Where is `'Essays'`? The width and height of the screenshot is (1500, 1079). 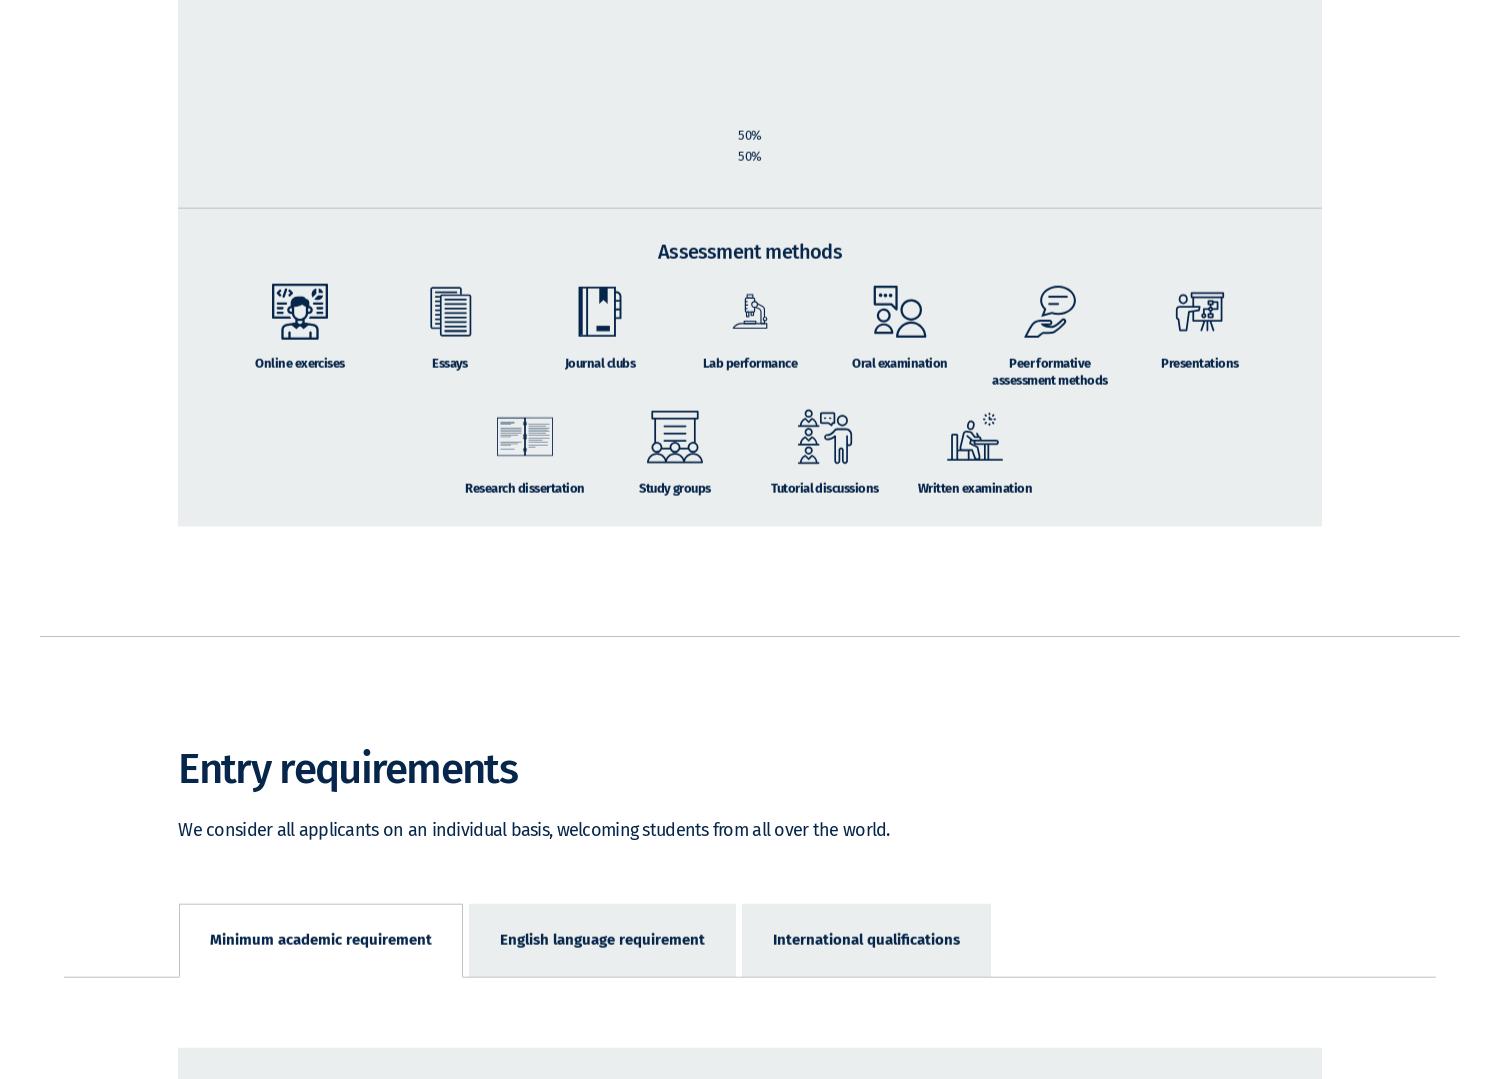 'Essays' is located at coordinates (448, 390).